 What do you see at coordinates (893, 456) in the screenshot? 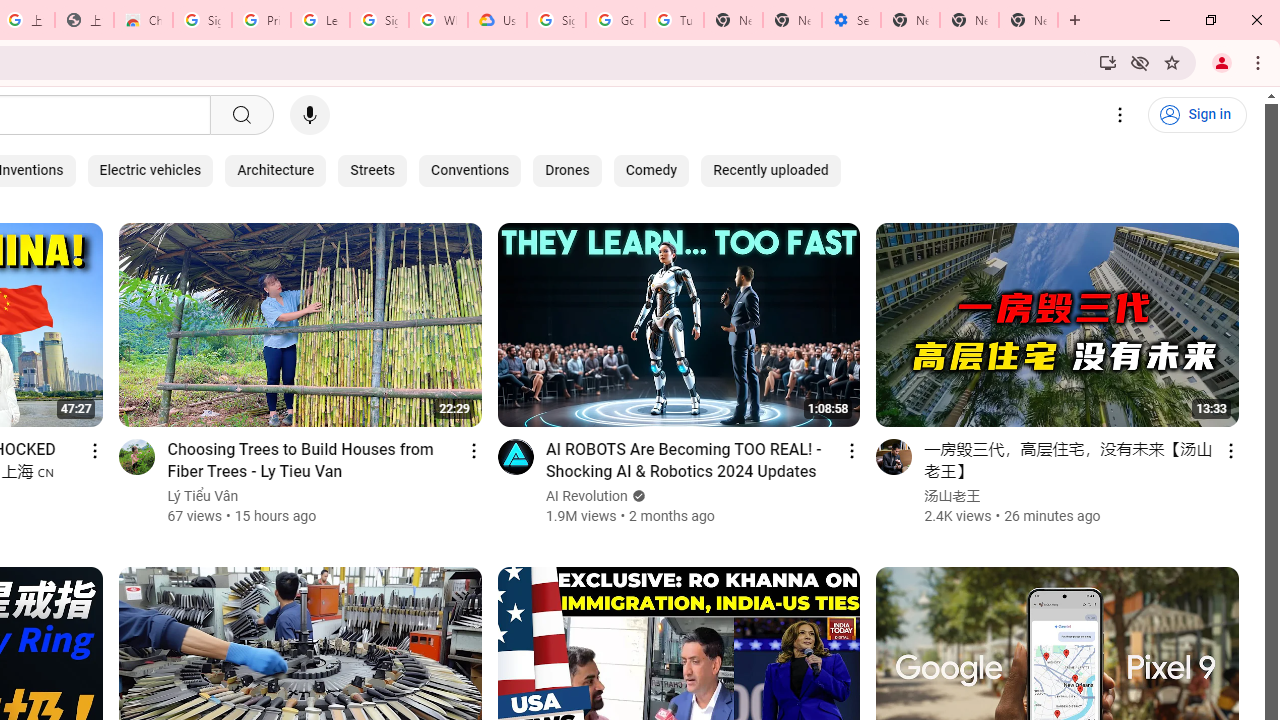
I see `'Go to channel'` at bounding box center [893, 456].